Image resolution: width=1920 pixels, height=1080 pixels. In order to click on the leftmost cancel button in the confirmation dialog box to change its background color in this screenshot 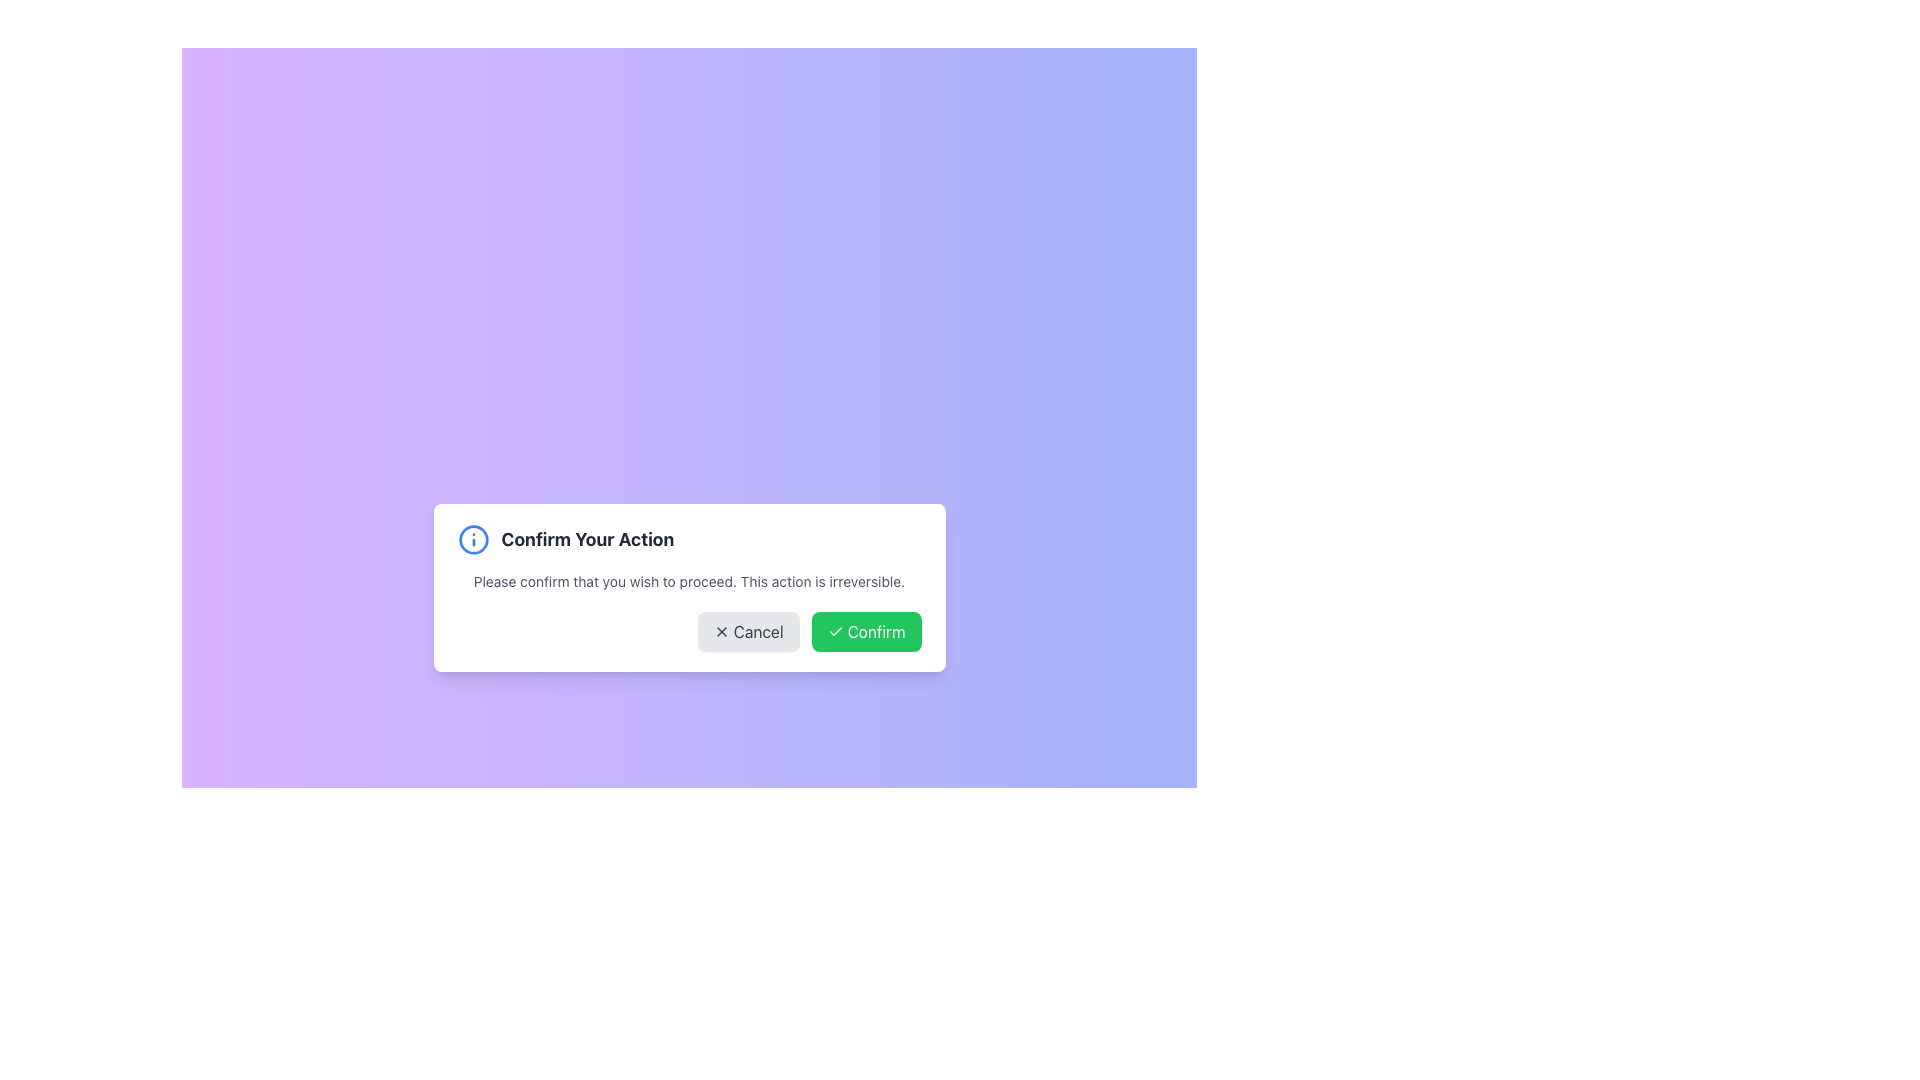, I will do `click(747, 632)`.